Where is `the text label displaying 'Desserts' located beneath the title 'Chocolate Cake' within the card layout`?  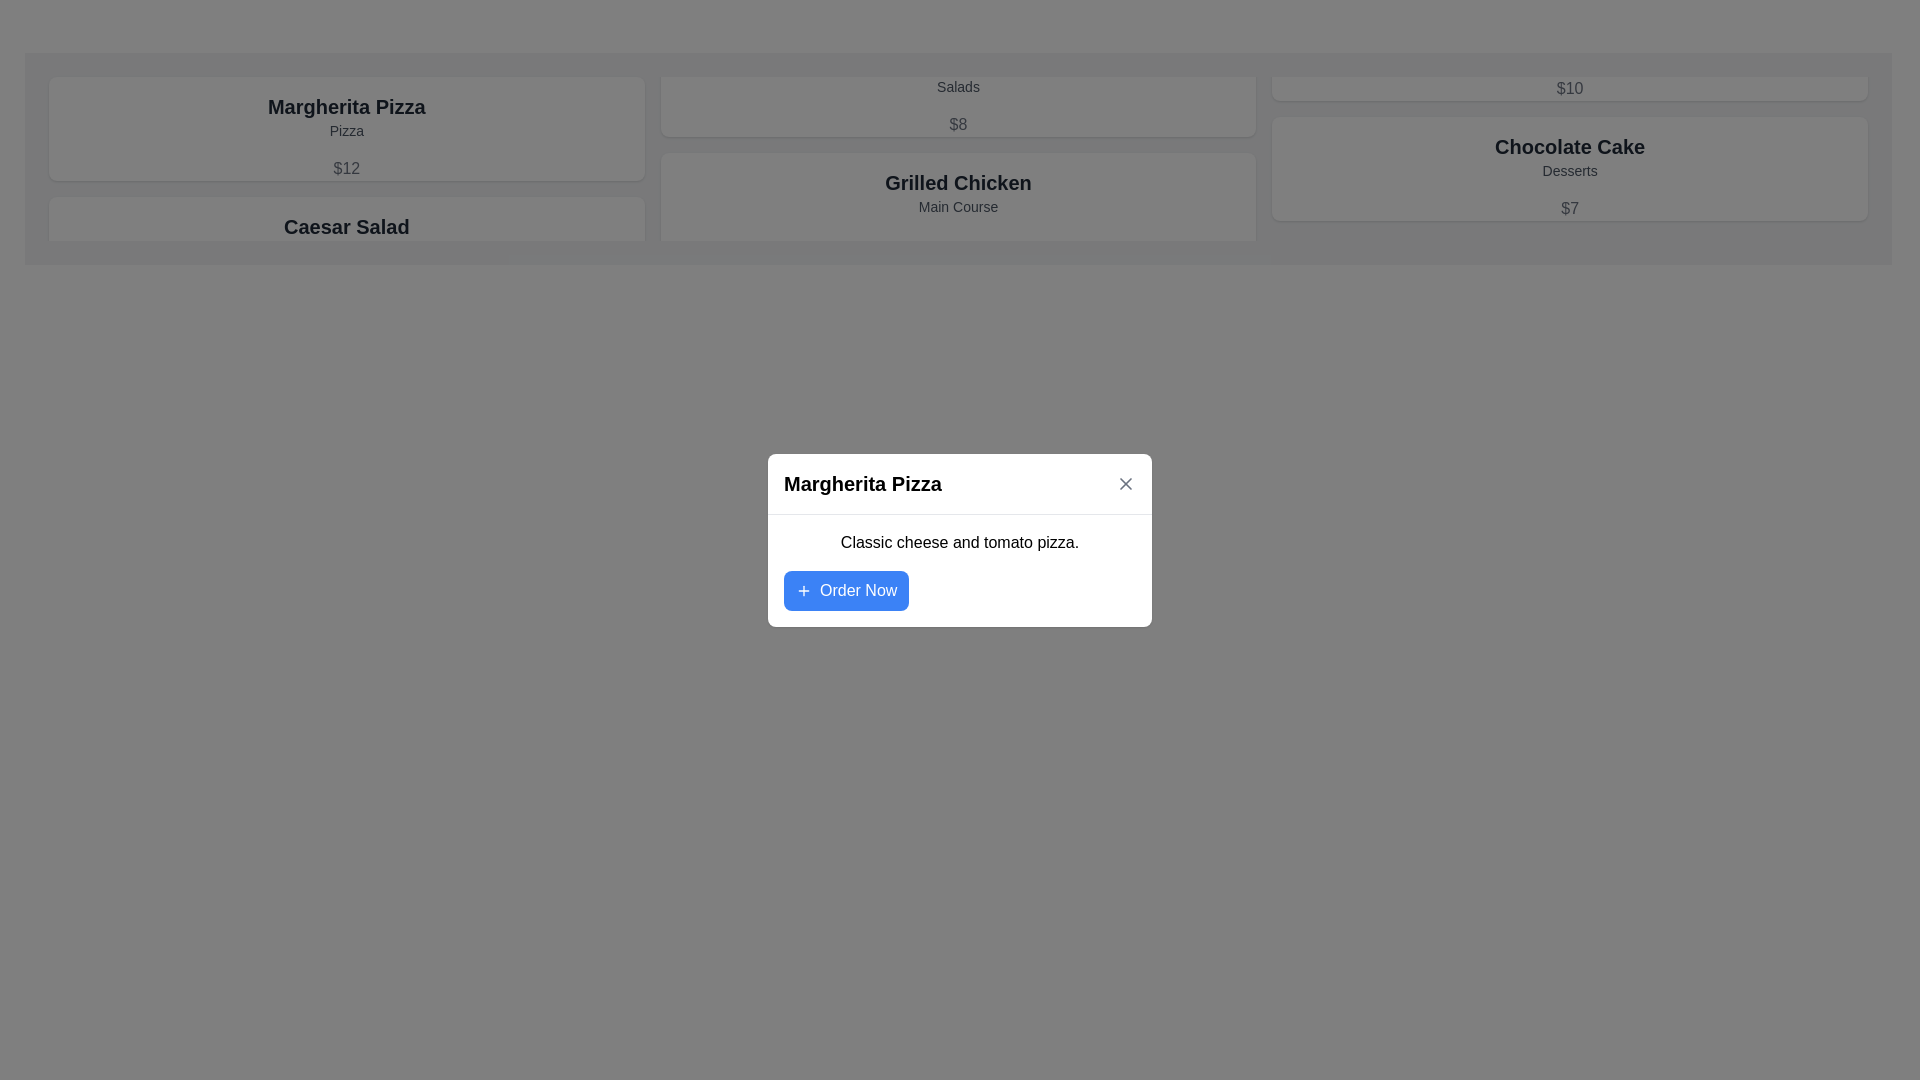
the text label displaying 'Desserts' located beneath the title 'Chocolate Cake' within the card layout is located at coordinates (1569, 169).